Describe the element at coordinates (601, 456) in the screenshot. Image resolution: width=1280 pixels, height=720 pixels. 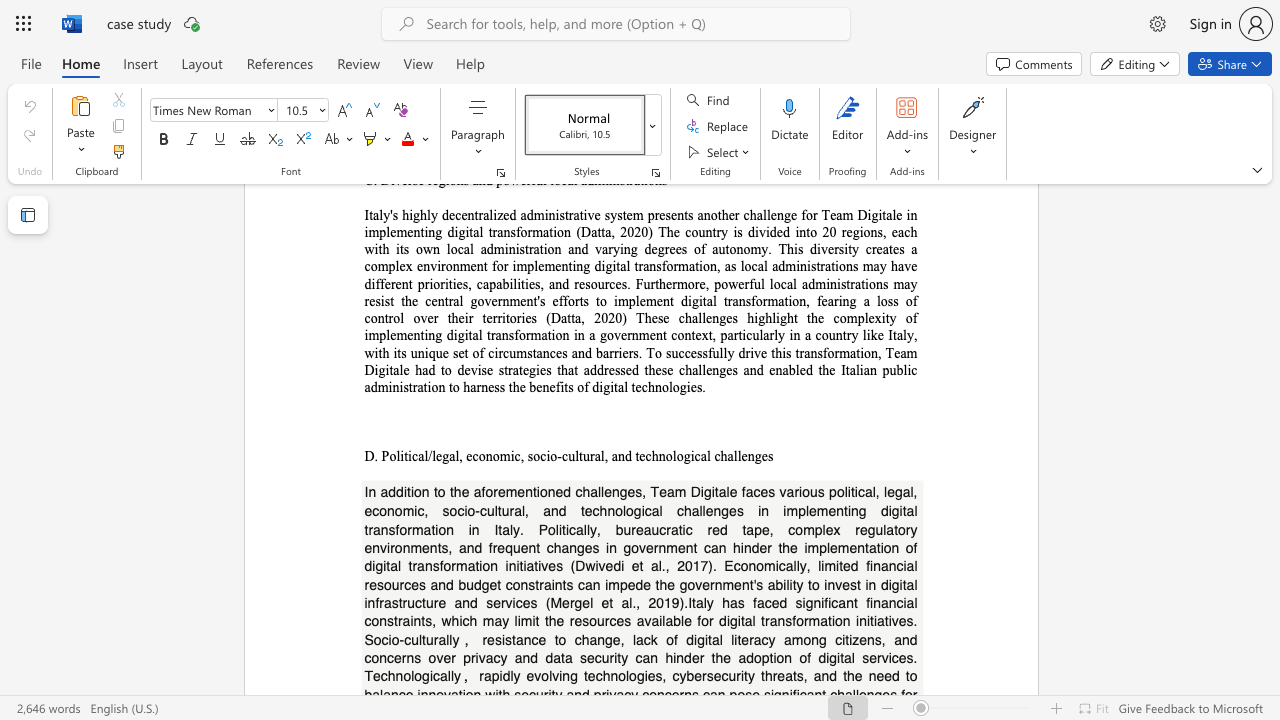
I see `the 6th character "l" in the text` at that location.